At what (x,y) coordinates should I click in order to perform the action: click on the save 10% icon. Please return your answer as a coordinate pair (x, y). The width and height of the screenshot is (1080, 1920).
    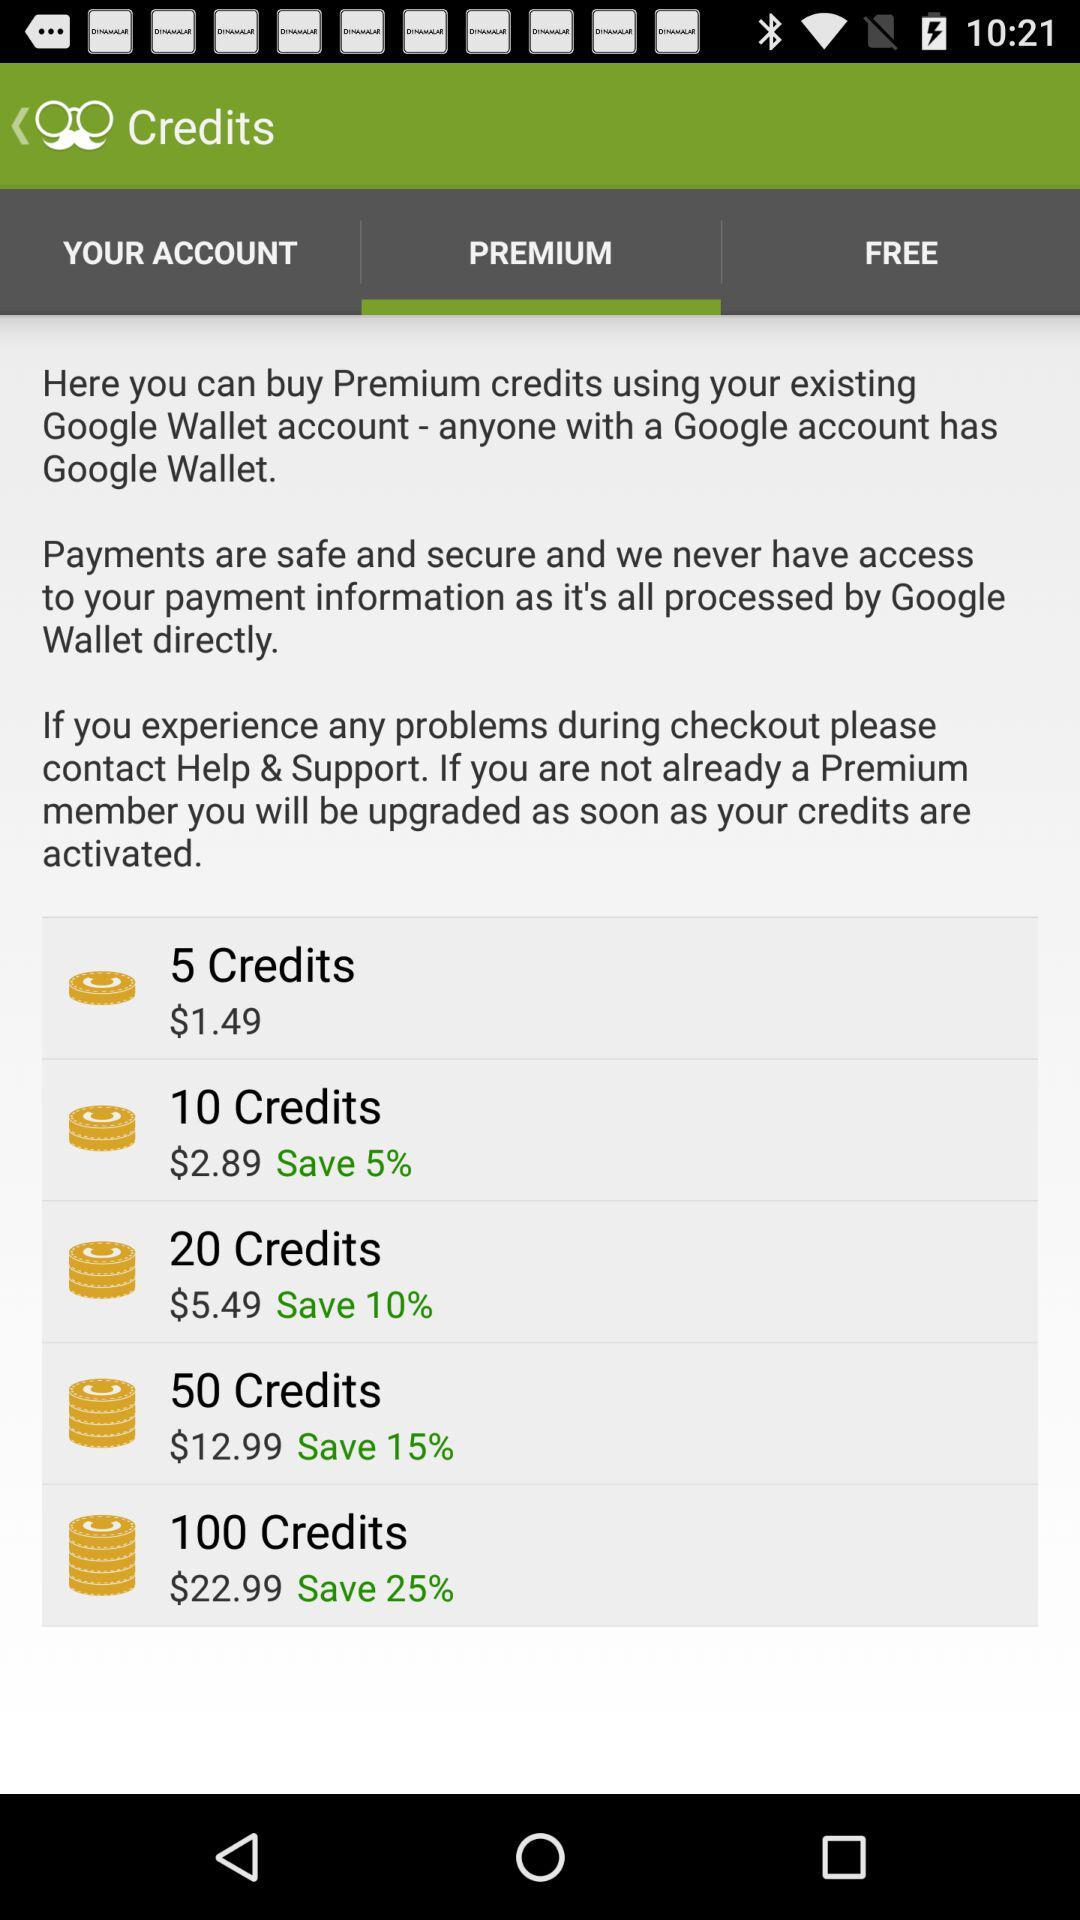
    Looking at the image, I should click on (353, 1303).